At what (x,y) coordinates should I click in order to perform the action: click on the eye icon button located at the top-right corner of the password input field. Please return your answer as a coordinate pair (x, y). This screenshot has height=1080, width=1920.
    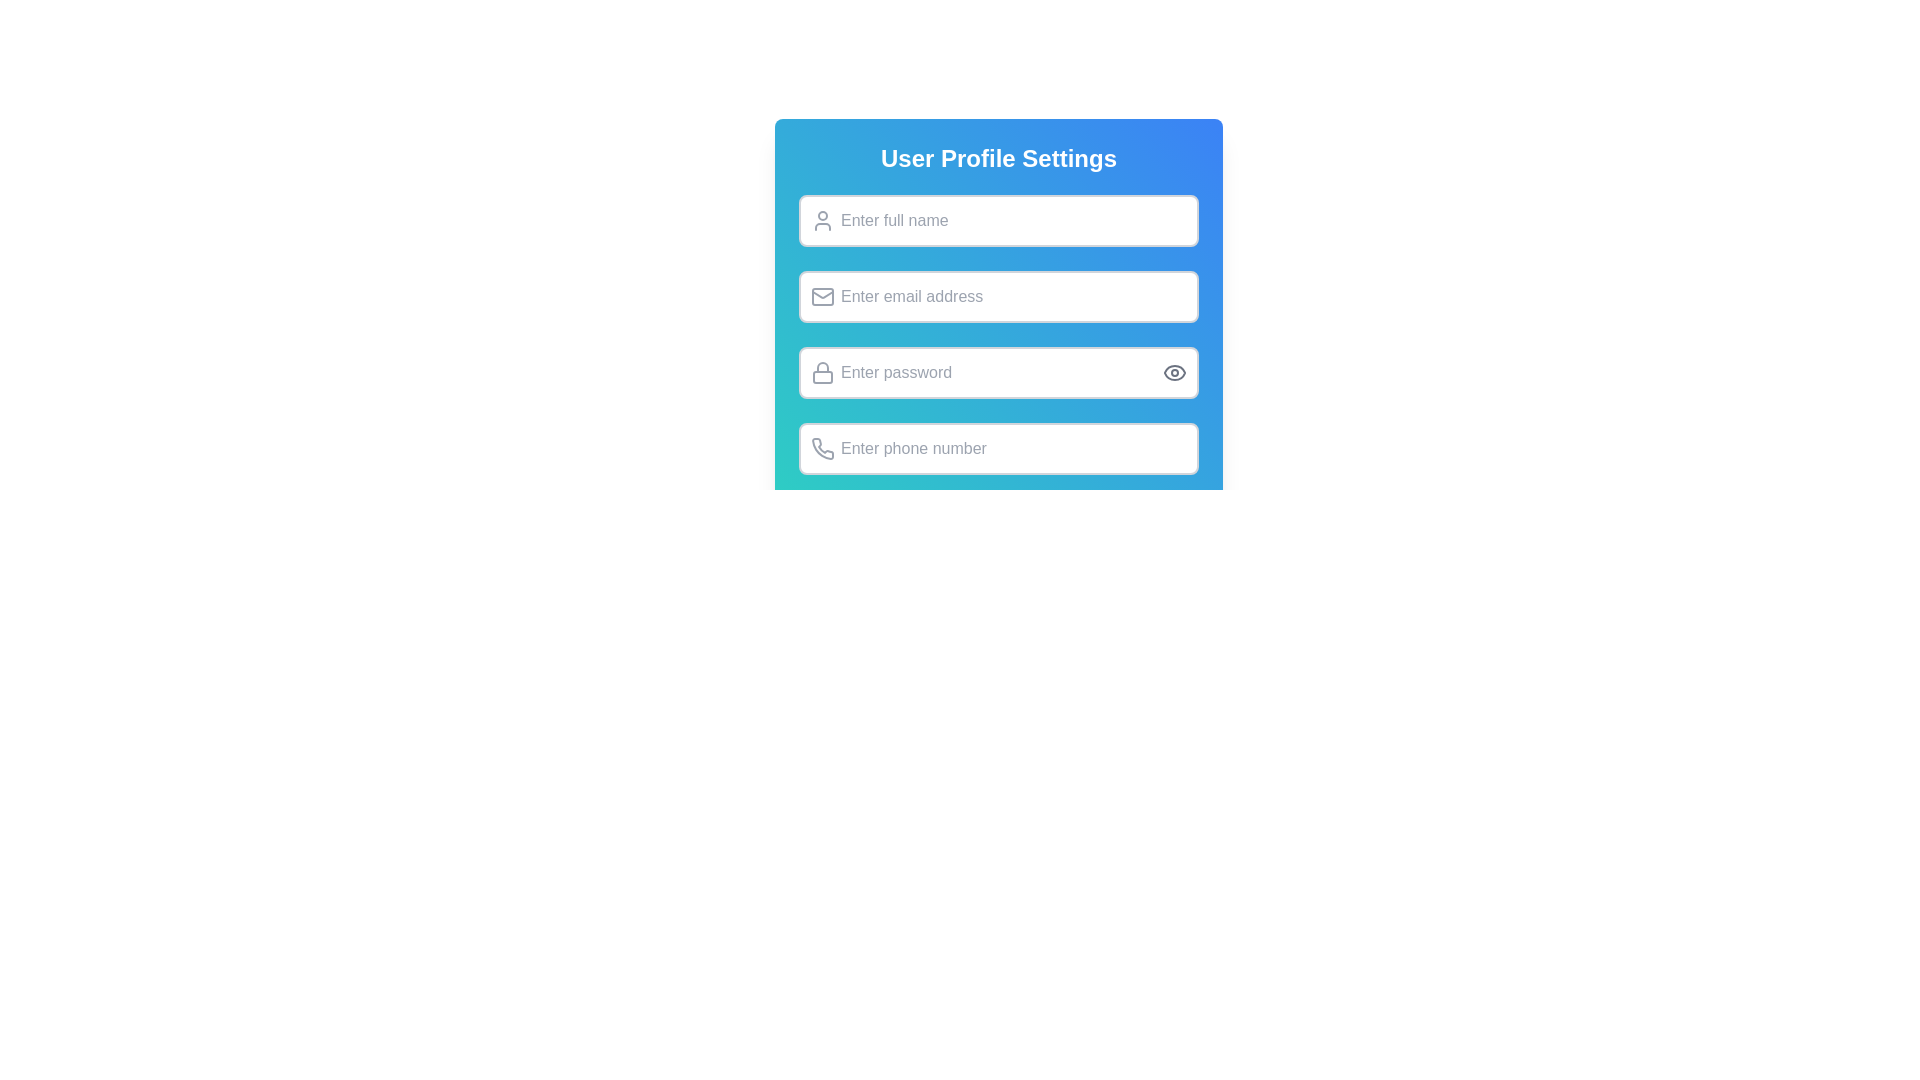
    Looking at the image, I should click on (1175, 373).